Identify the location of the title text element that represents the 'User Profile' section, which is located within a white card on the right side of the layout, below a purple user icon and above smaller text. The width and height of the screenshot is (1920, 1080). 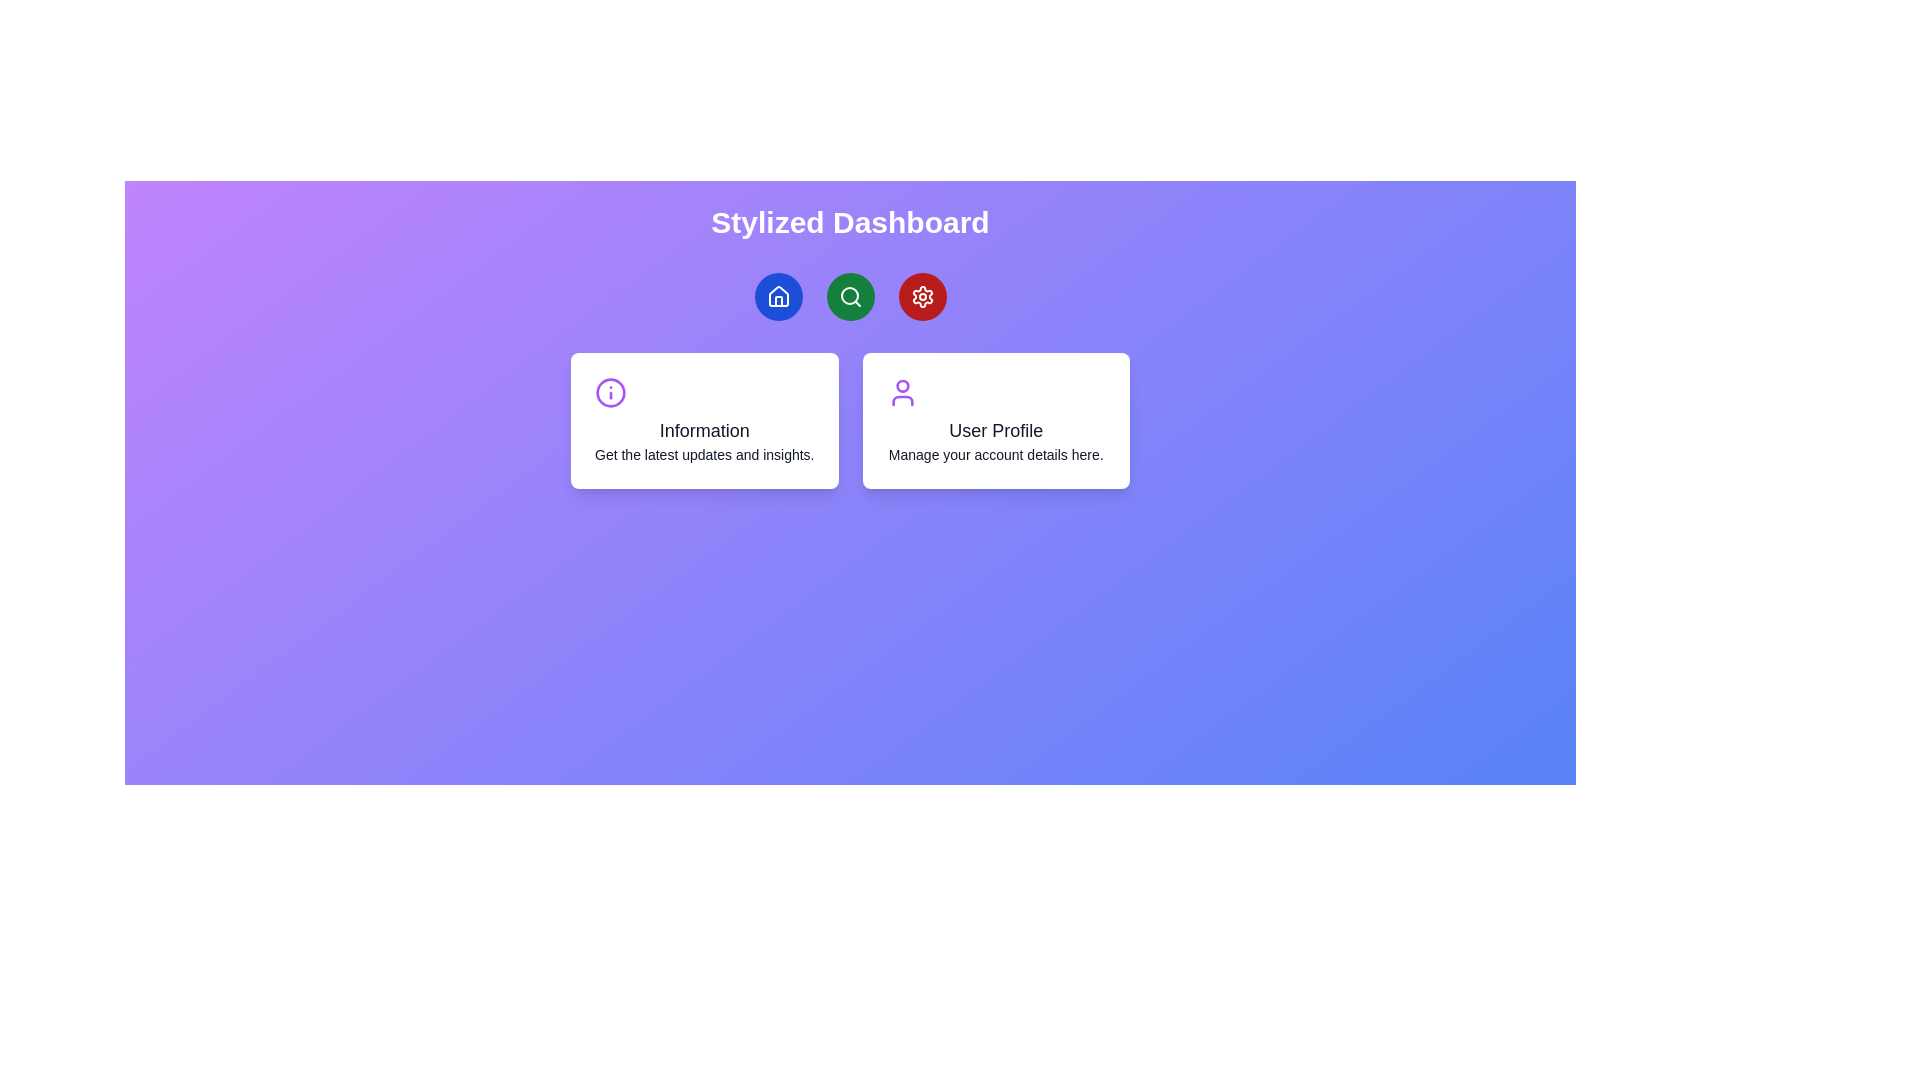
(996, 430).